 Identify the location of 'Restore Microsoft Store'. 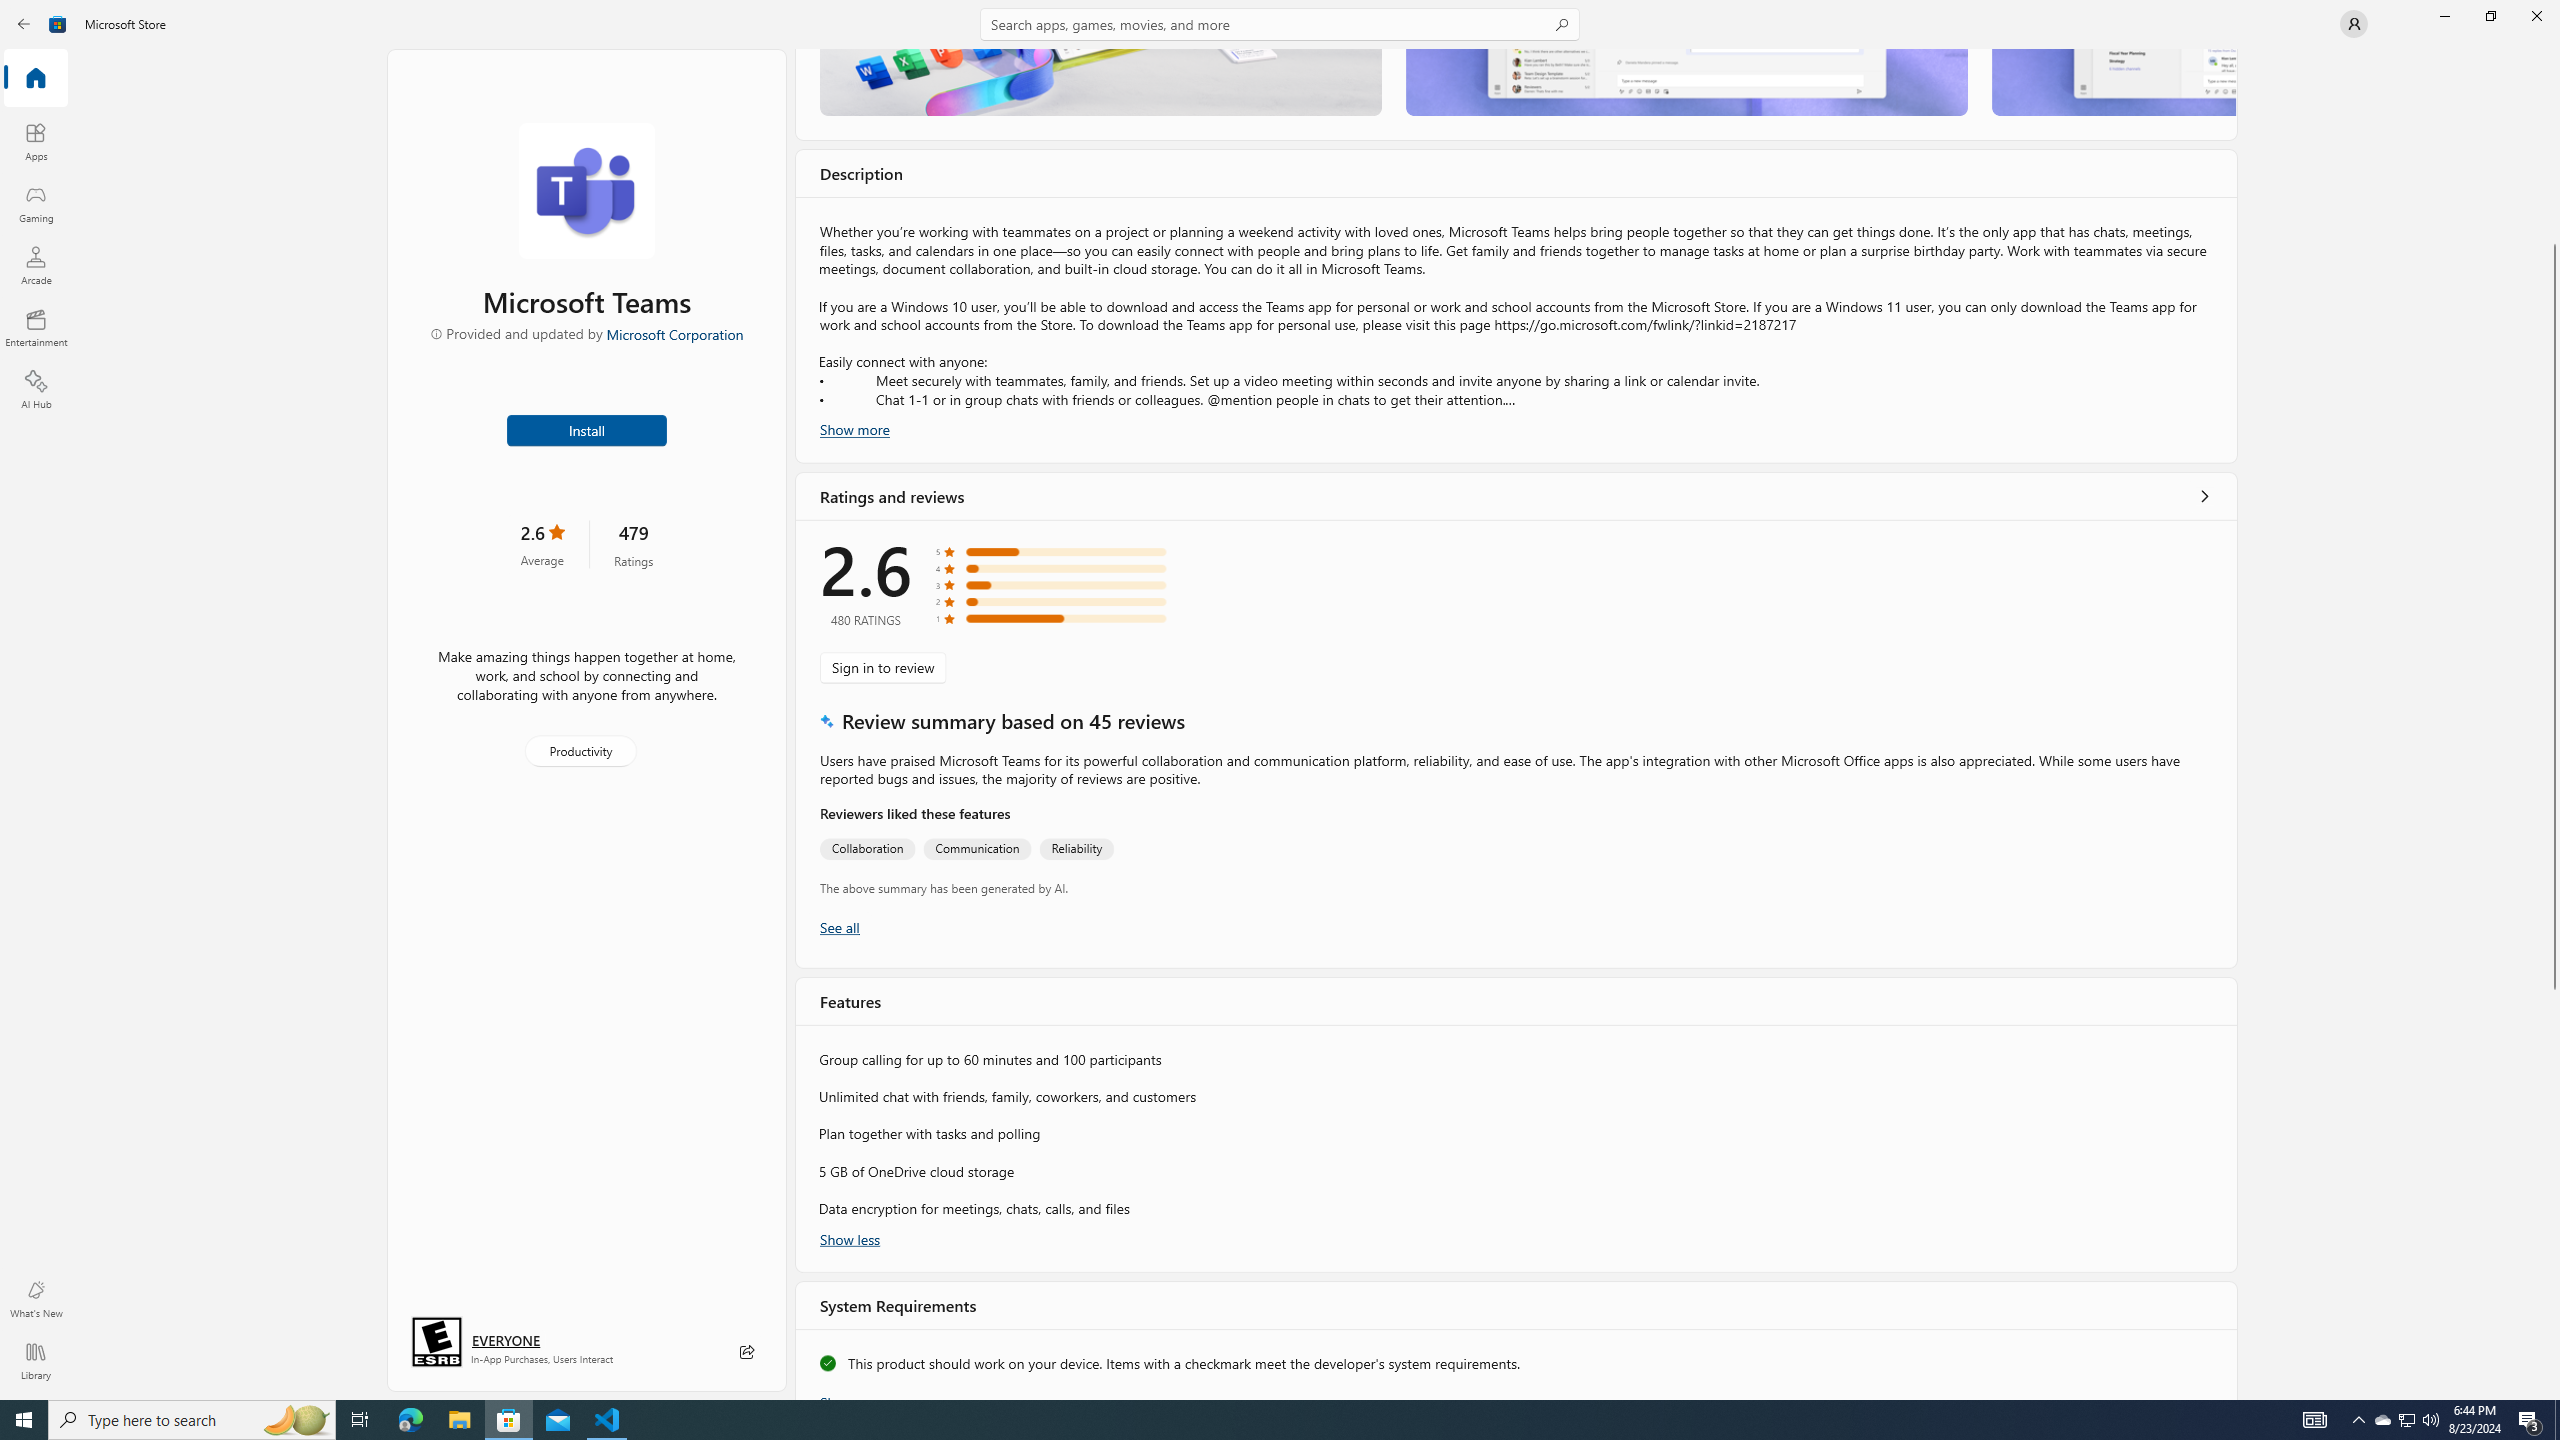
(2490, 15).